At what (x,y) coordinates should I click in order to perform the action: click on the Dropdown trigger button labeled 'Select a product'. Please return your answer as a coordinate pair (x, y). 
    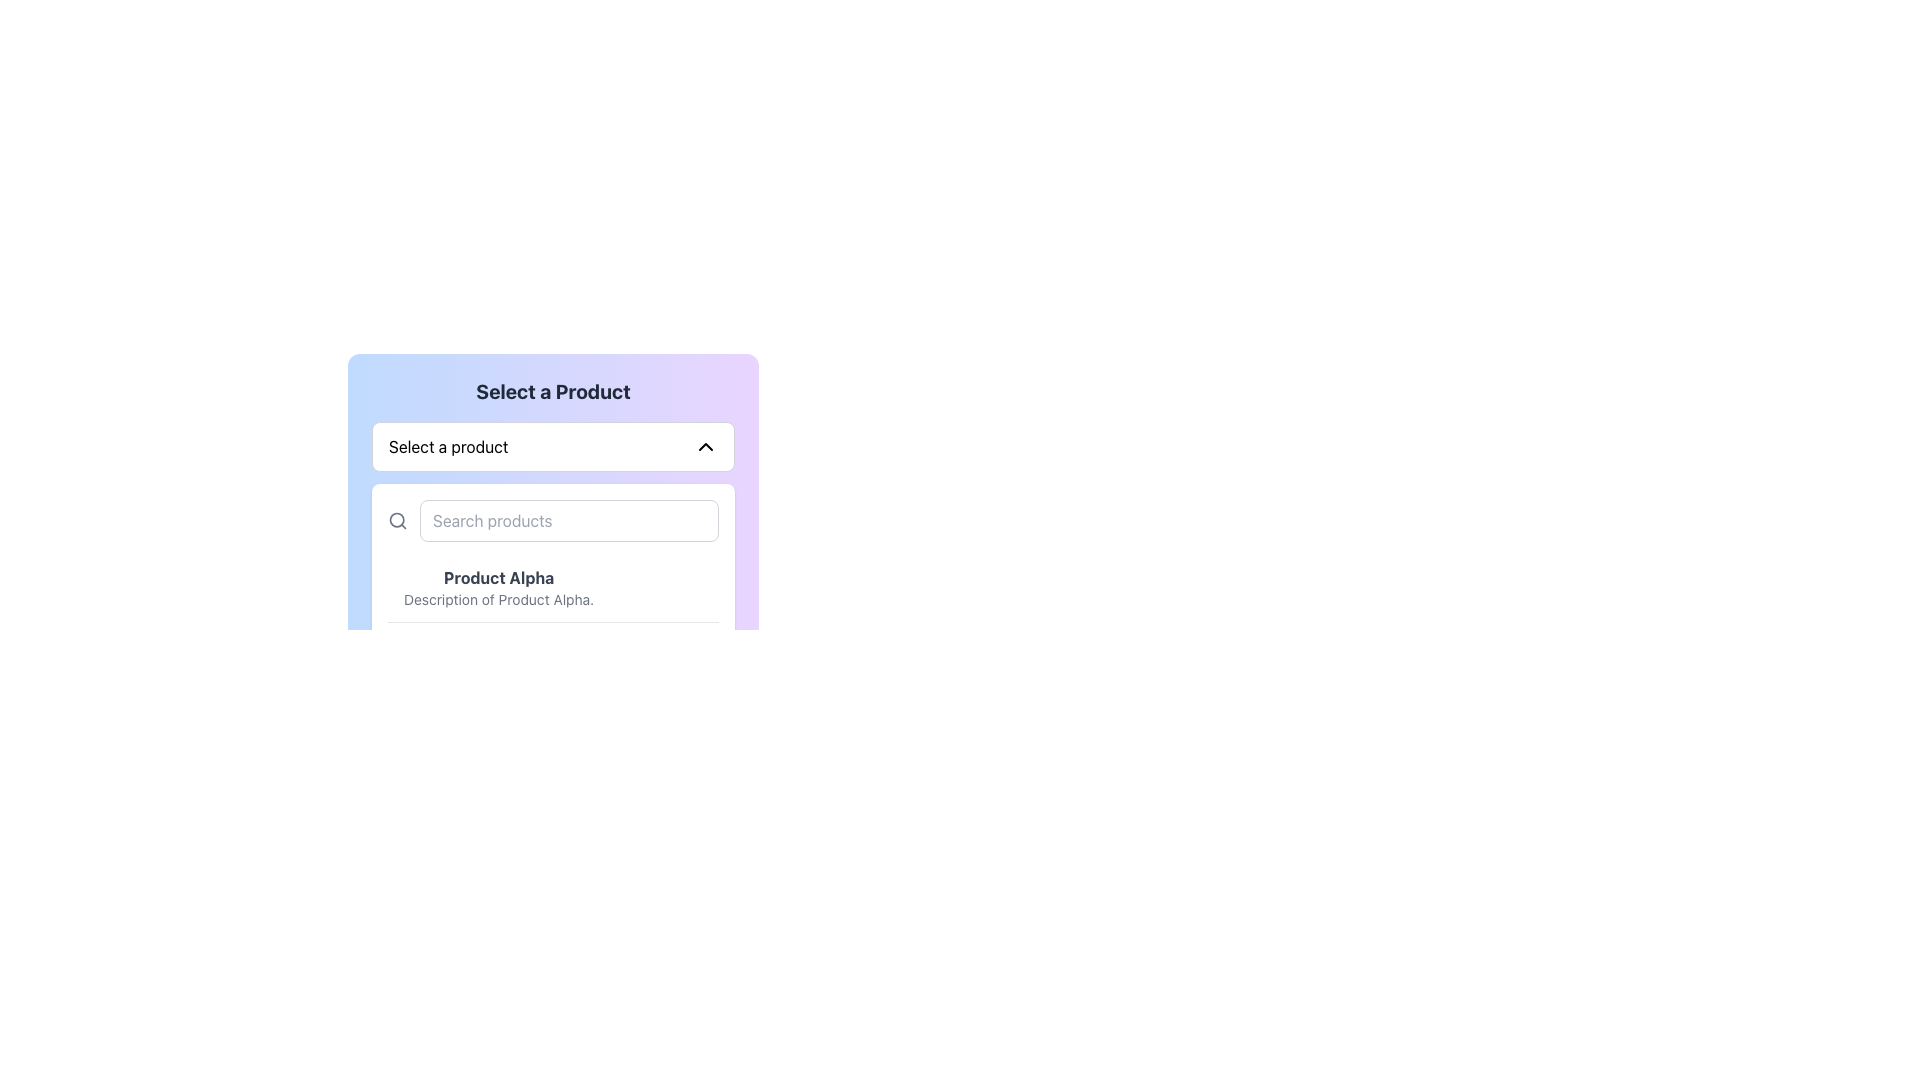
    Looking at the image, I should click on (553, 446).